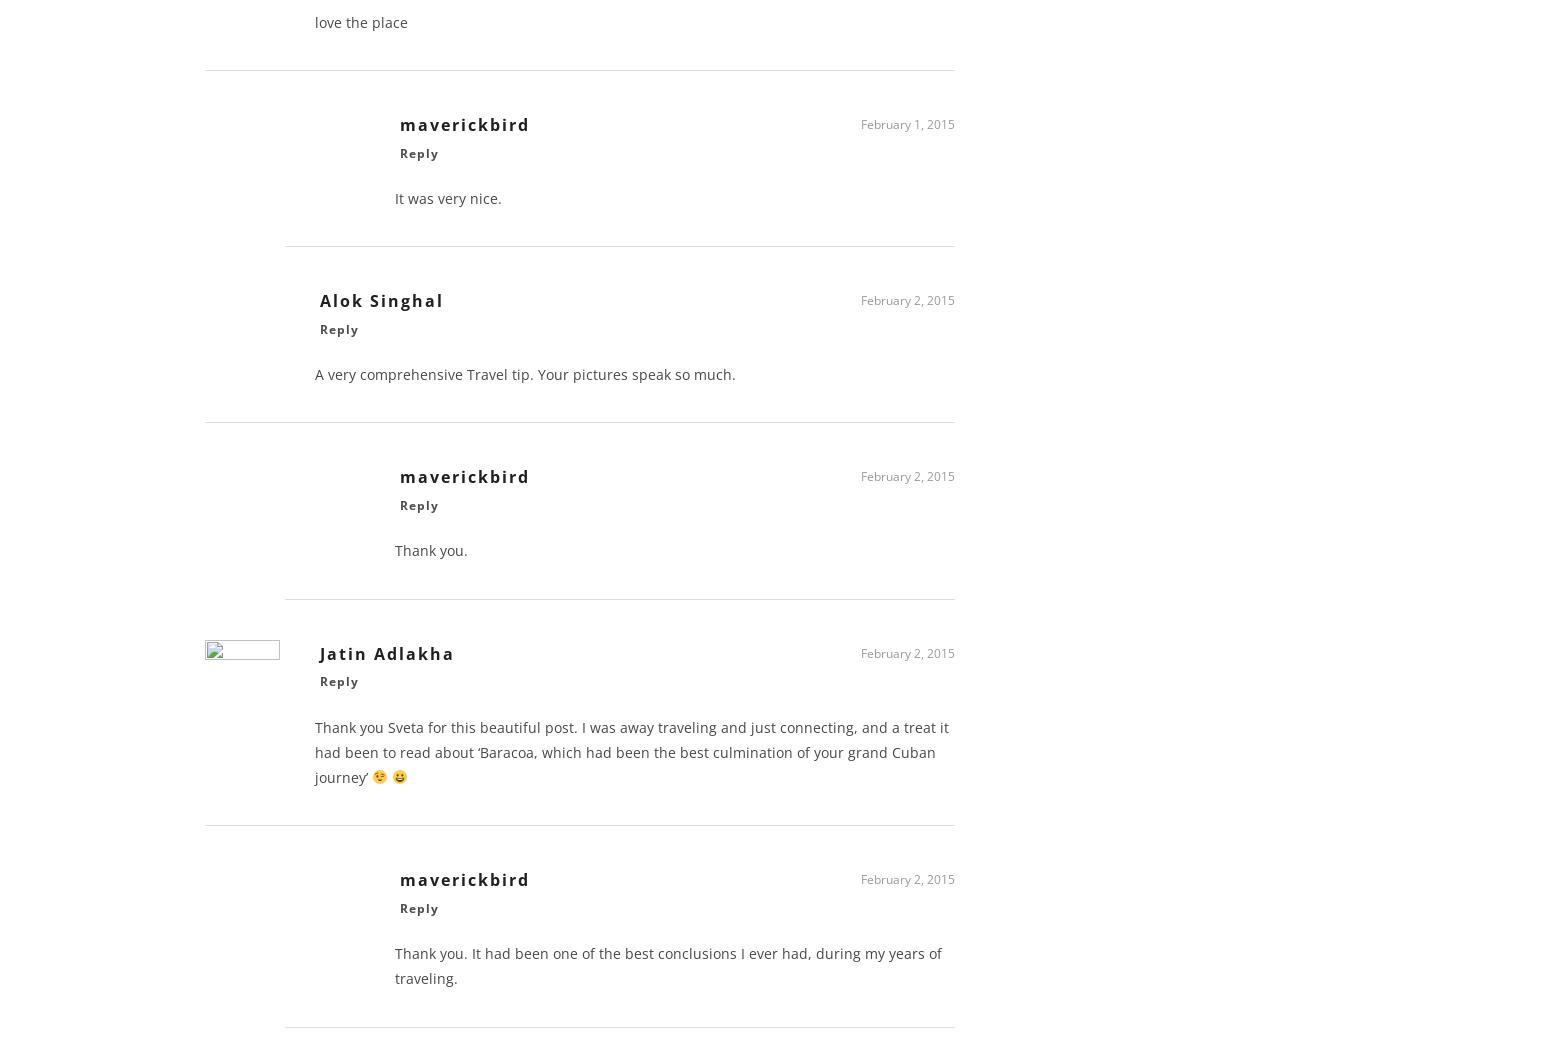 The image size is (1568, 1057). I want to click on 'It was very nice.', so click(394, 205).